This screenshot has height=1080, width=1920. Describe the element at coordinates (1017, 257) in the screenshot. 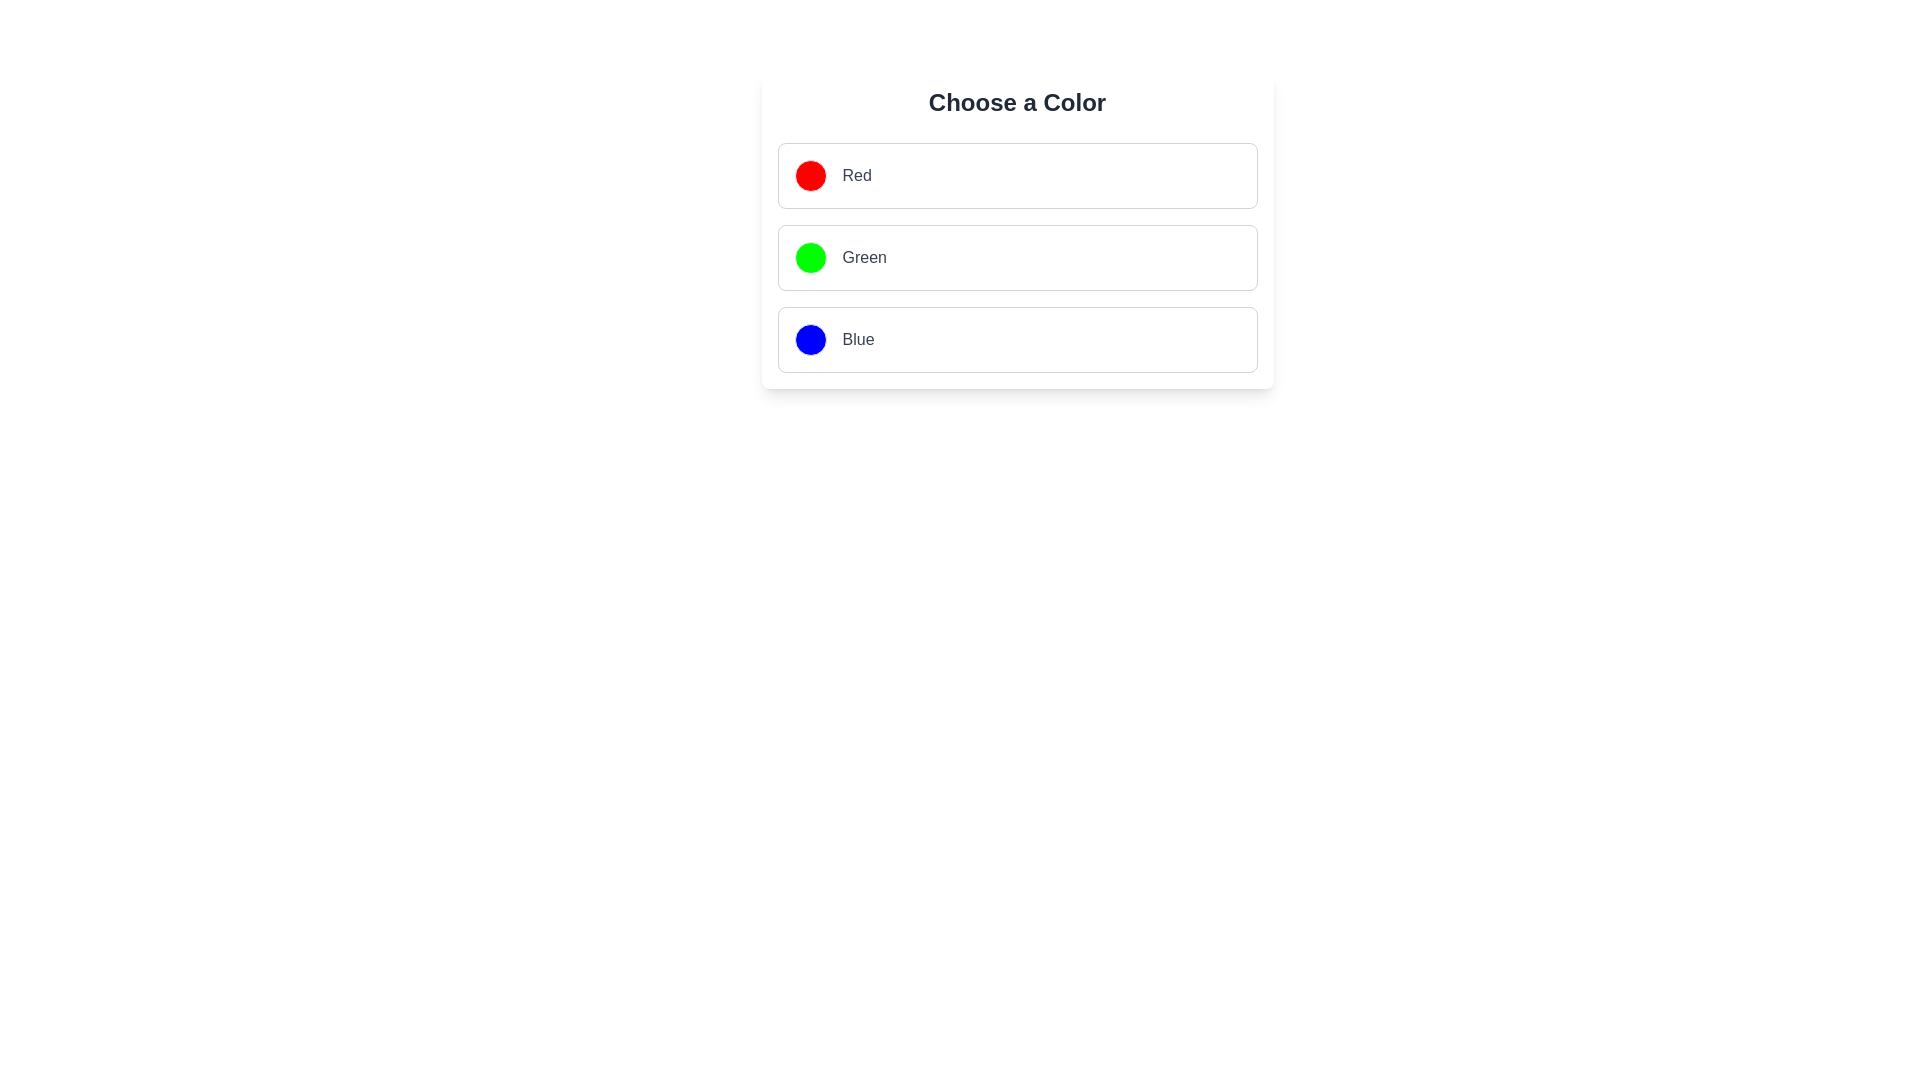

I see `the radio button` at that location.